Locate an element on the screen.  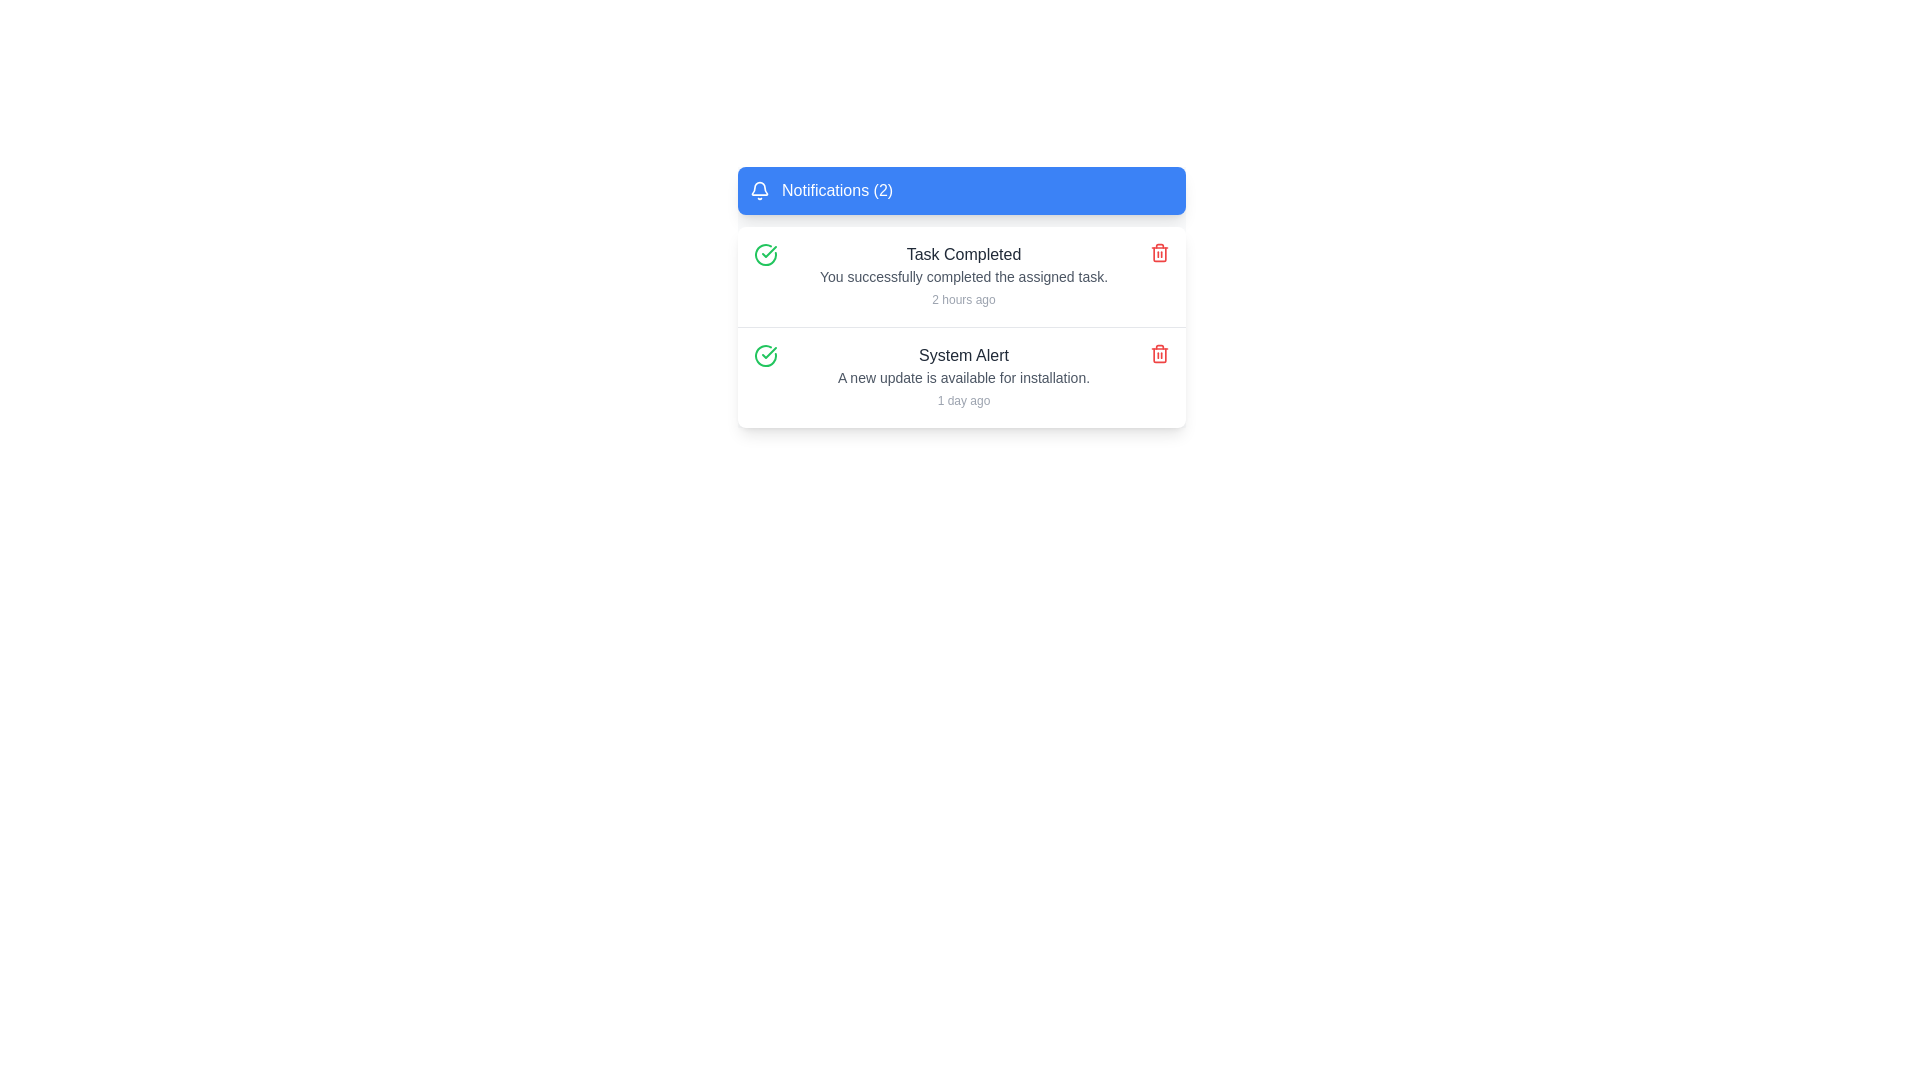
the circular check icon located to the left of the 'System Alert' notification in the notification row, which indicates a confirmed action is located at coordinates (768, 250).